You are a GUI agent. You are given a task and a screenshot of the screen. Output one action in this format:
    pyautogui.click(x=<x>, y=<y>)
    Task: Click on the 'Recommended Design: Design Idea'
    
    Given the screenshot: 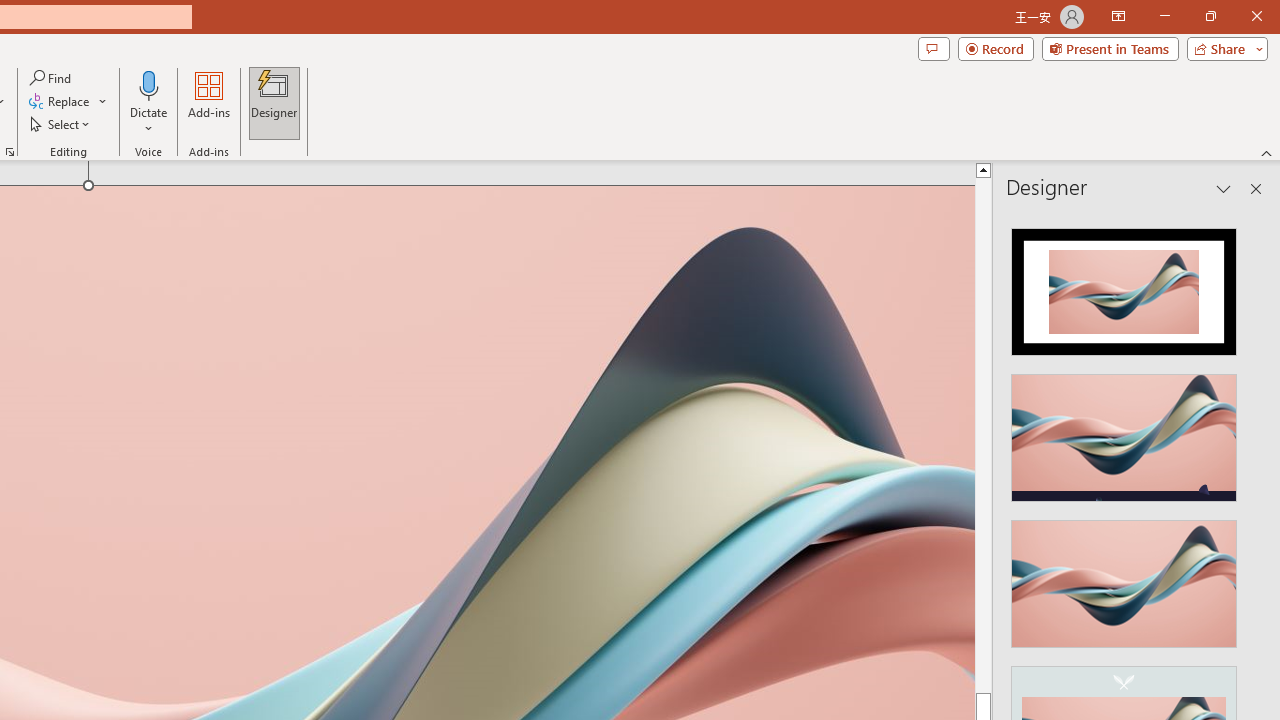 What is the action you would take?
    pyautogui.click(x=1124, y=286)
    